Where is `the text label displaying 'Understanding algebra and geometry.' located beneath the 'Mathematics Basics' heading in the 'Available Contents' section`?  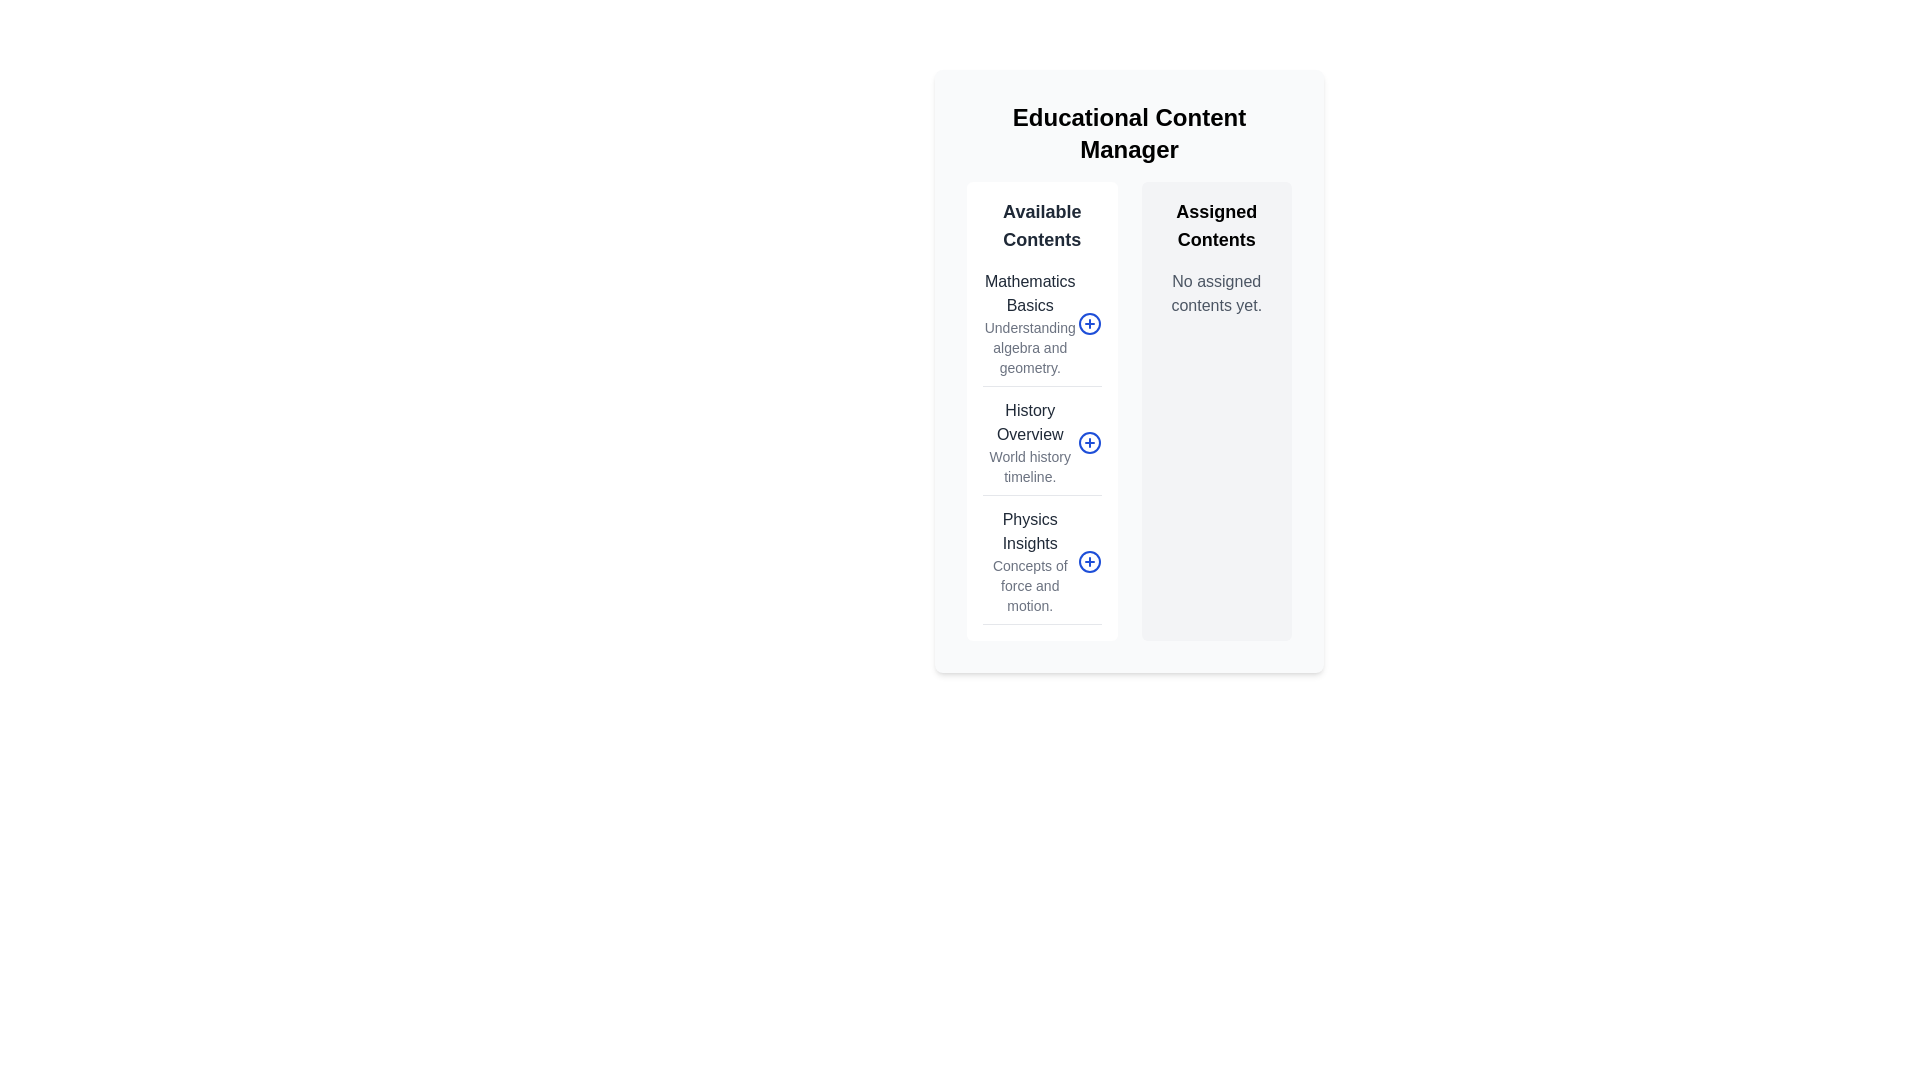 the text label displaying 'Understanding algebra and geometry.' located beneath the 'Mathematics Basics' heading in the 'Available Contents' section is located at coordinates (1030, 346).